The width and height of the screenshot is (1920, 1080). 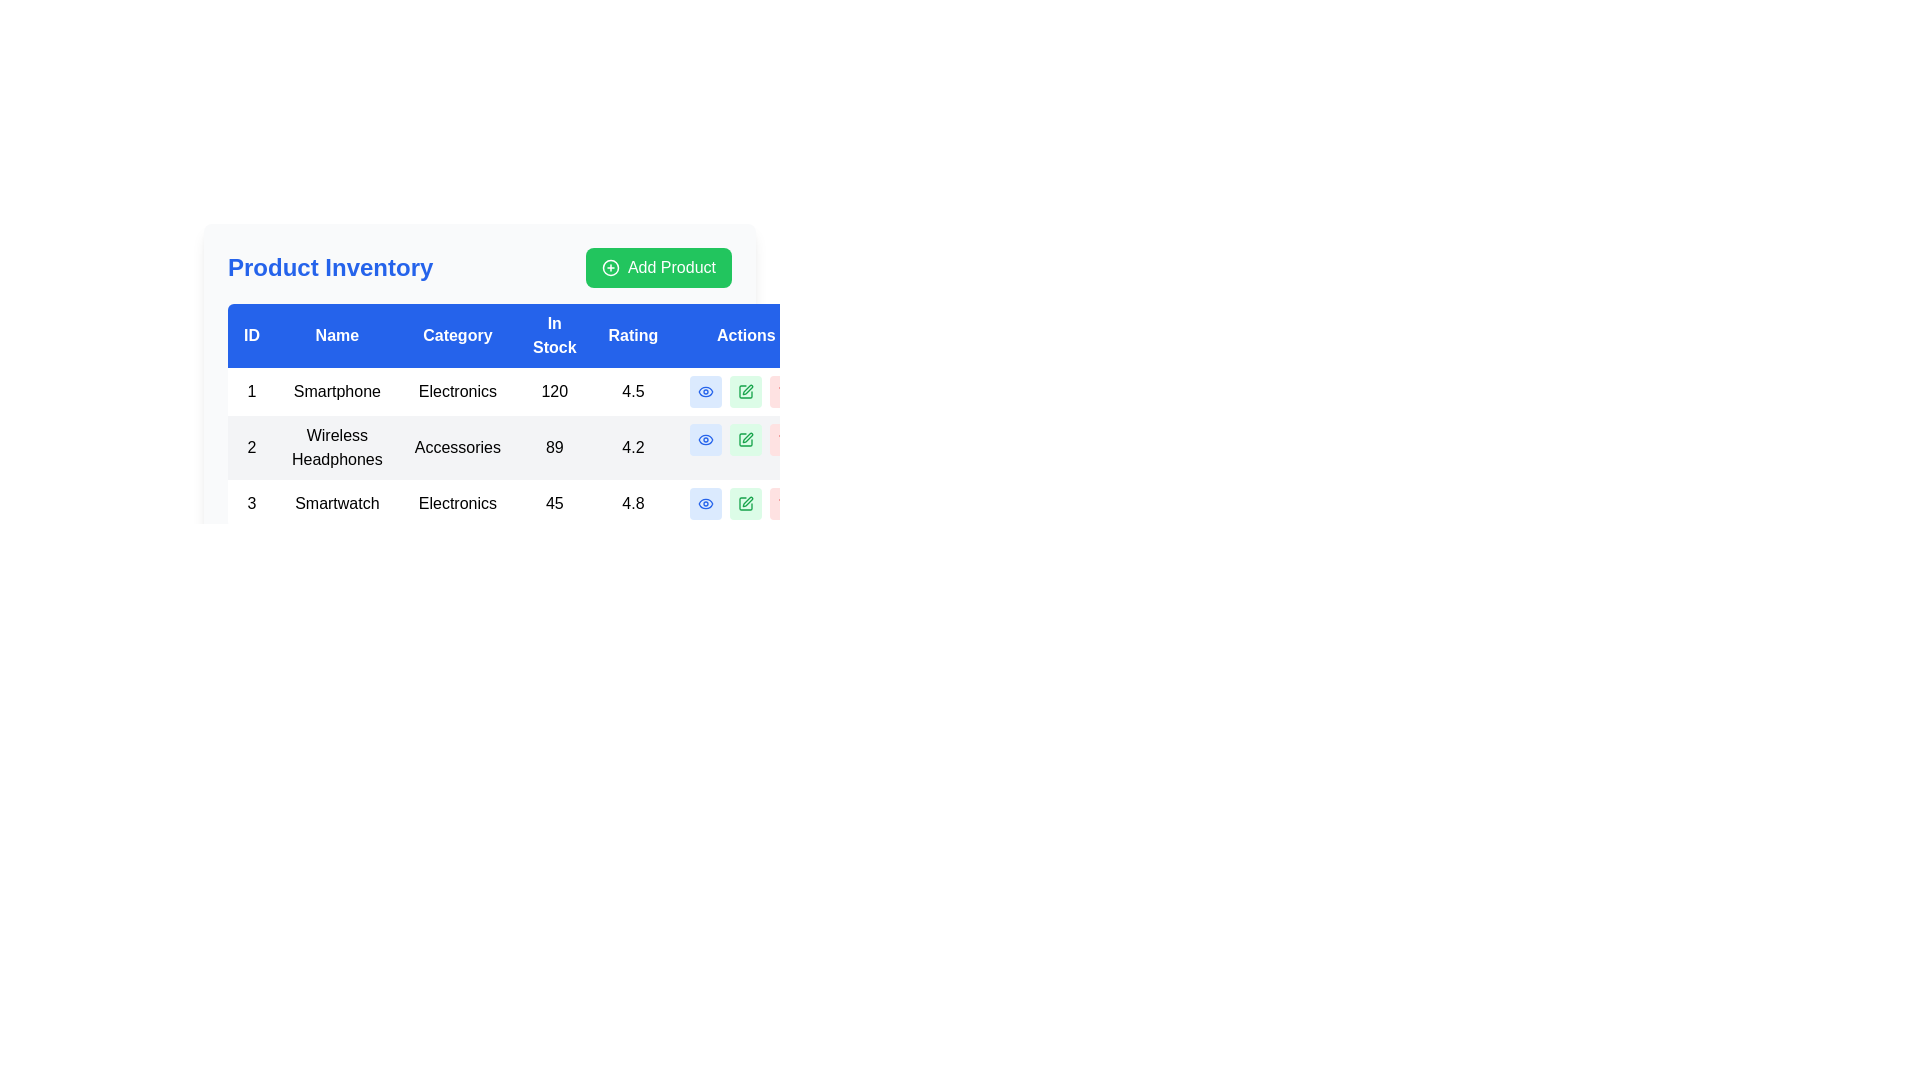 I want to click on text content of the 'Category' header in the table, which is displayed in white on a blue background and is located at the center of the header row, so click(x=456, y=334).